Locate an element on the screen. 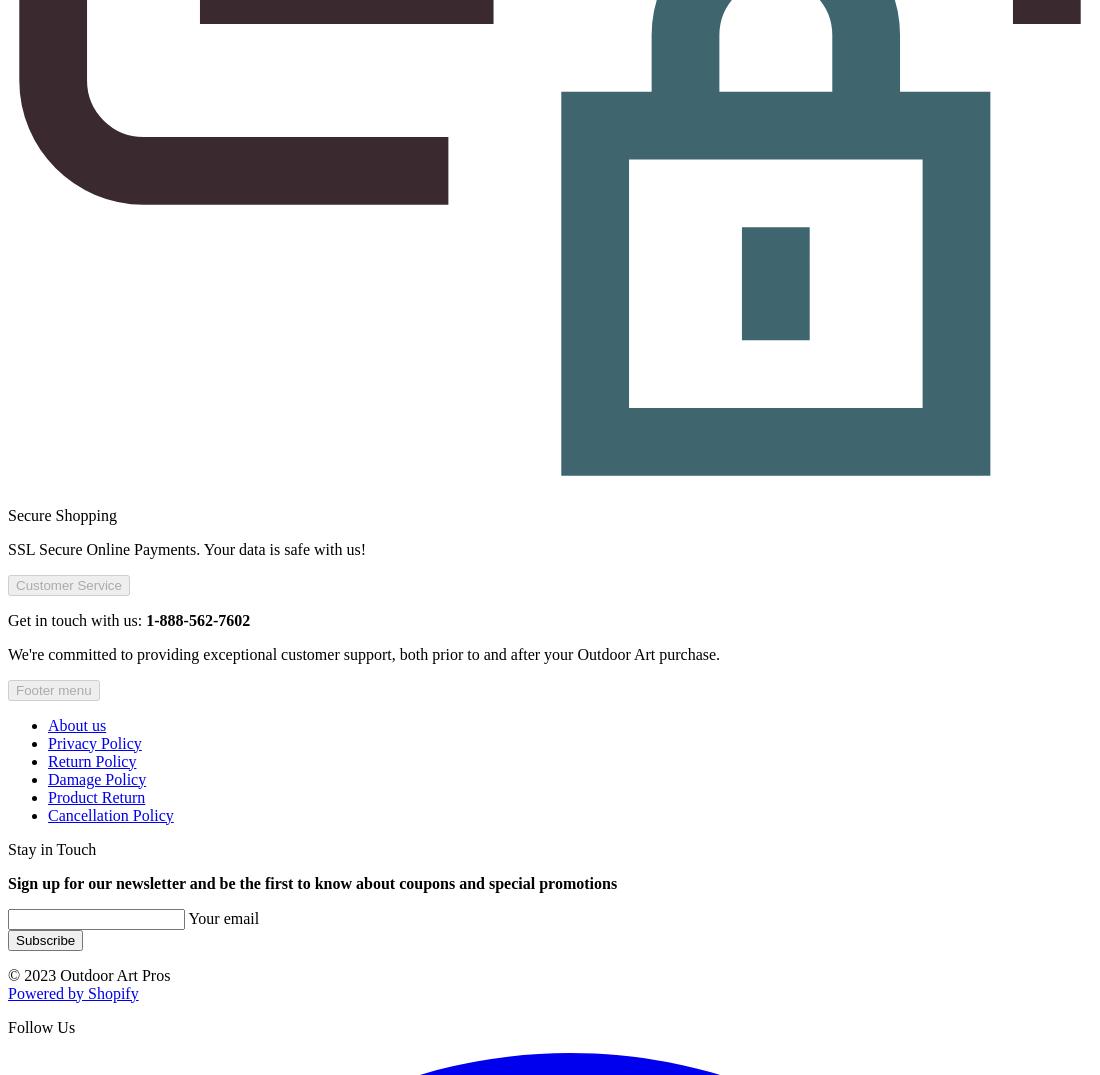 The width and height of the screenshot is (1100, 1075). 'Stay in Touch' is located at coordinates (51, 848).